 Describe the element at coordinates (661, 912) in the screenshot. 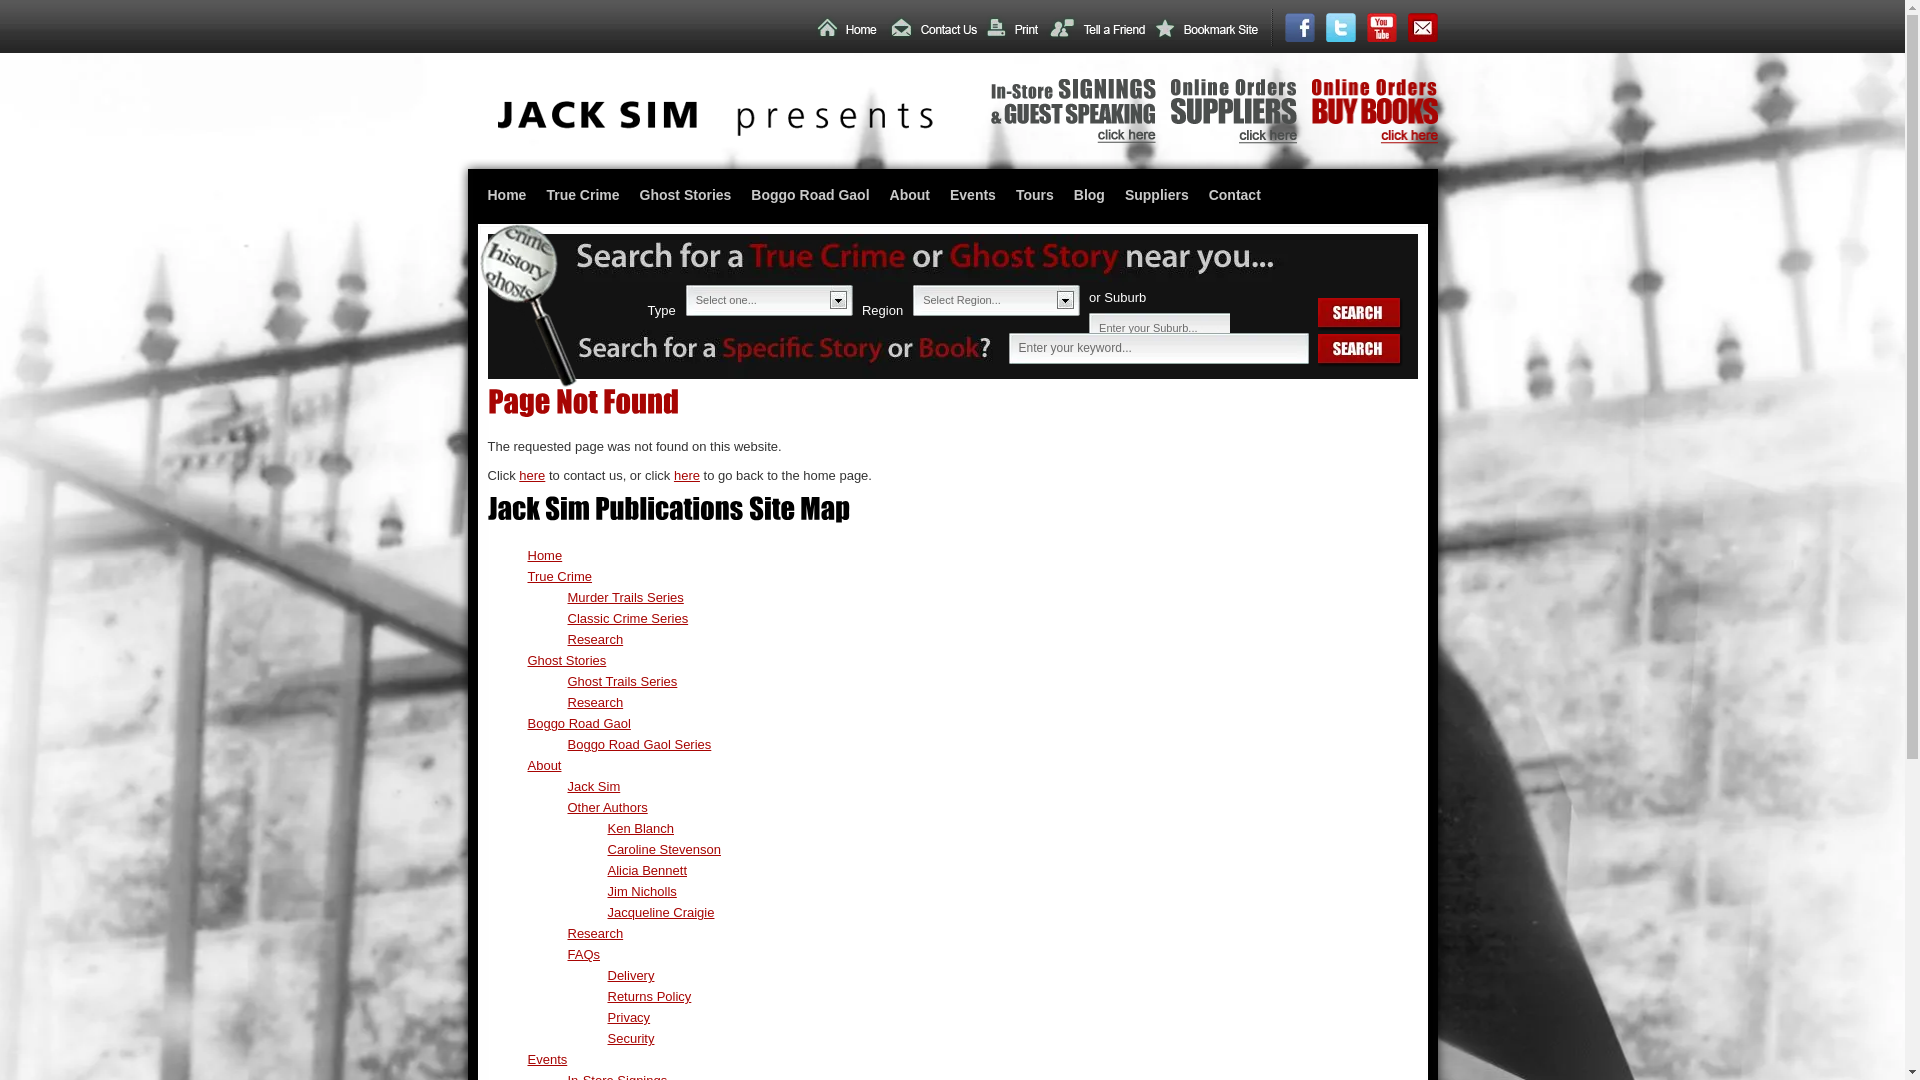

I see `'Jacqueline Craigie'` at that location.